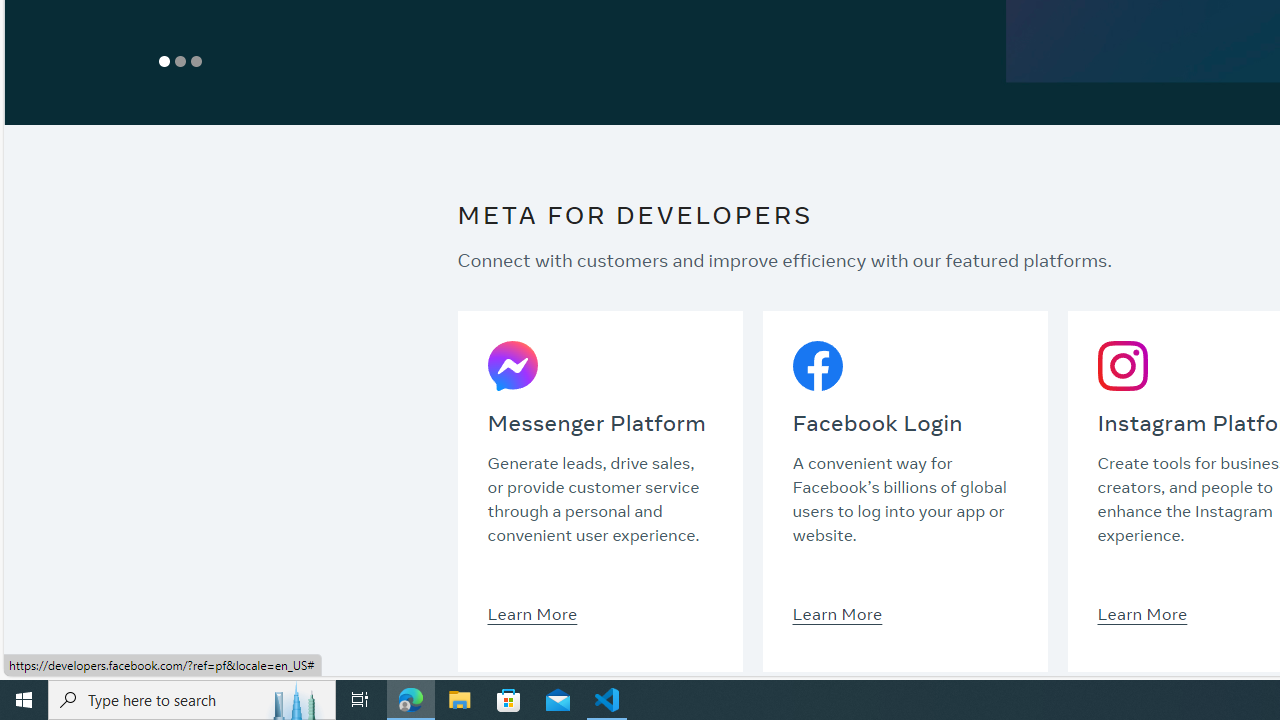  I want to click on 'Show Slide 2', so click(181, 60).